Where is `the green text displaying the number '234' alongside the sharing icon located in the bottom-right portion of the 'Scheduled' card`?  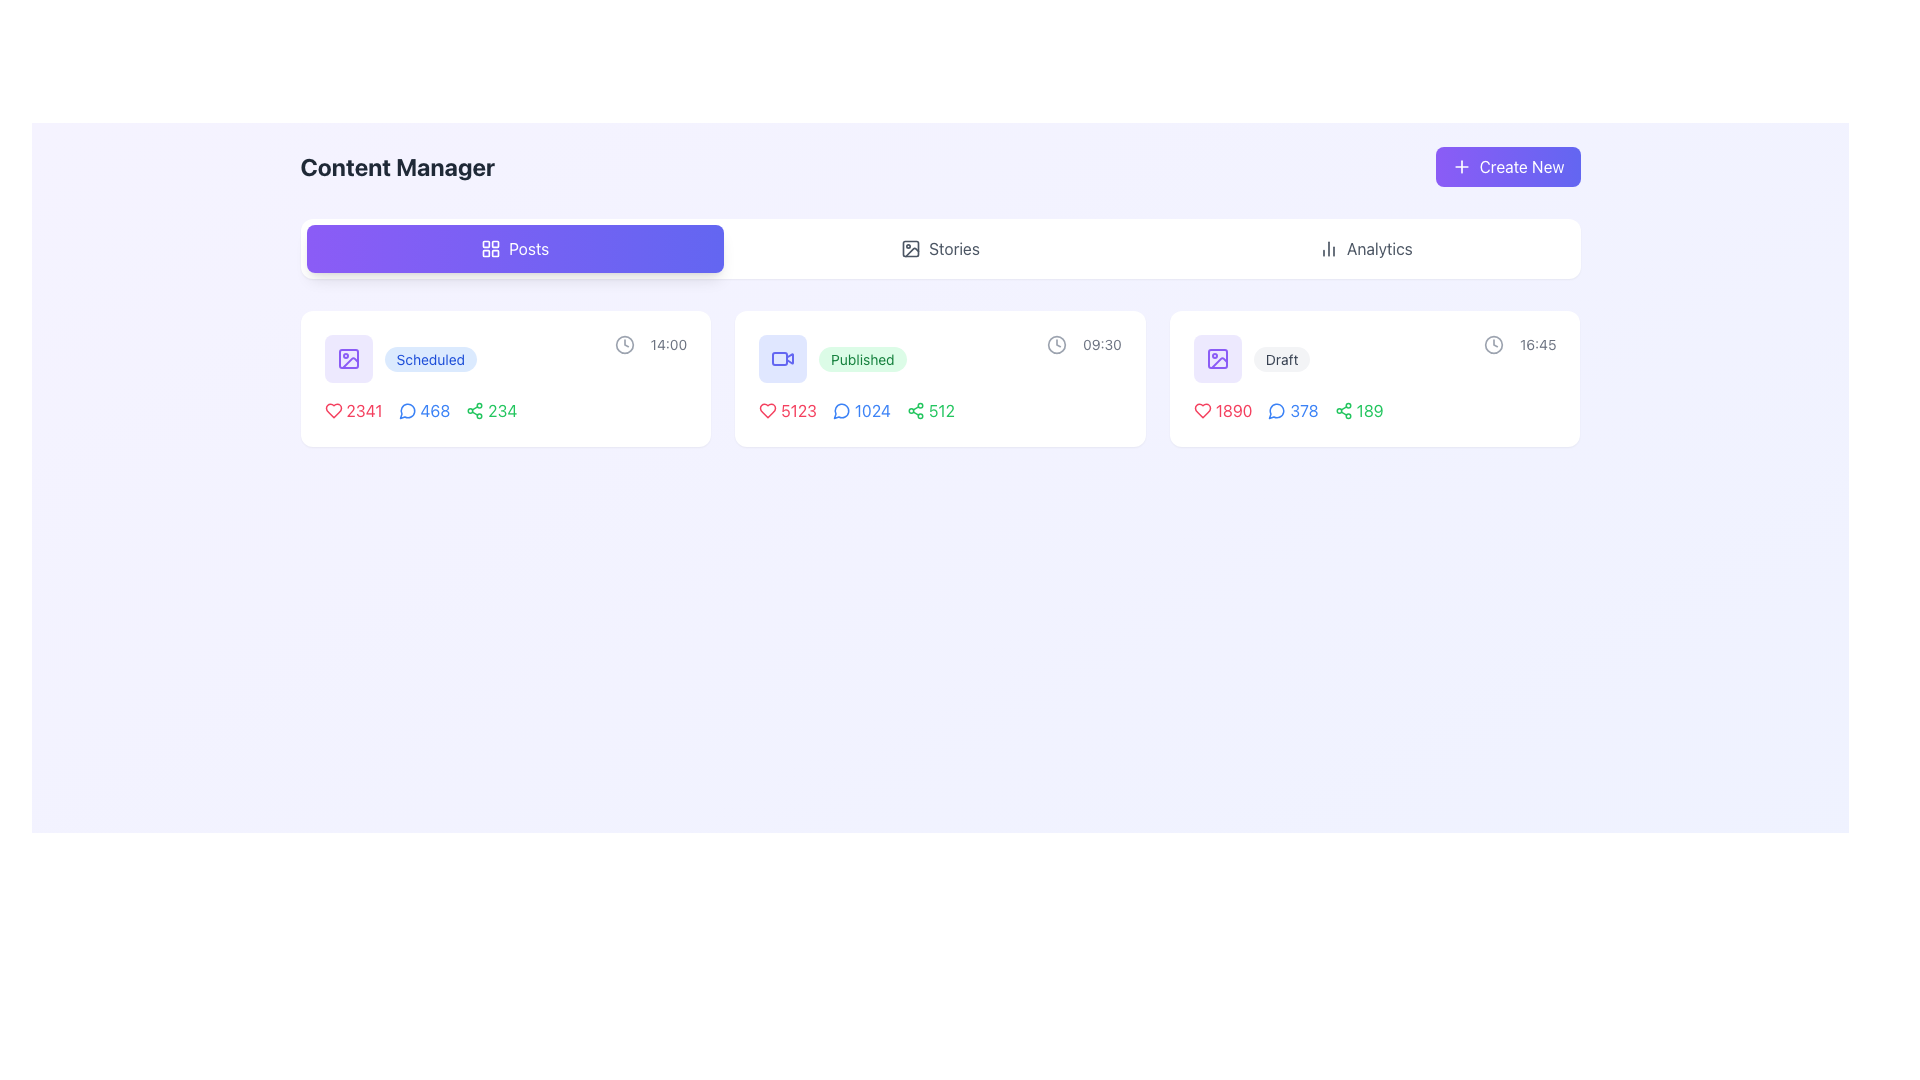
the green text displaying the number '234' alongside the sharing icon located in the bottom-right portion of the 'Scheduled' card is located at coordinates (491, 410).